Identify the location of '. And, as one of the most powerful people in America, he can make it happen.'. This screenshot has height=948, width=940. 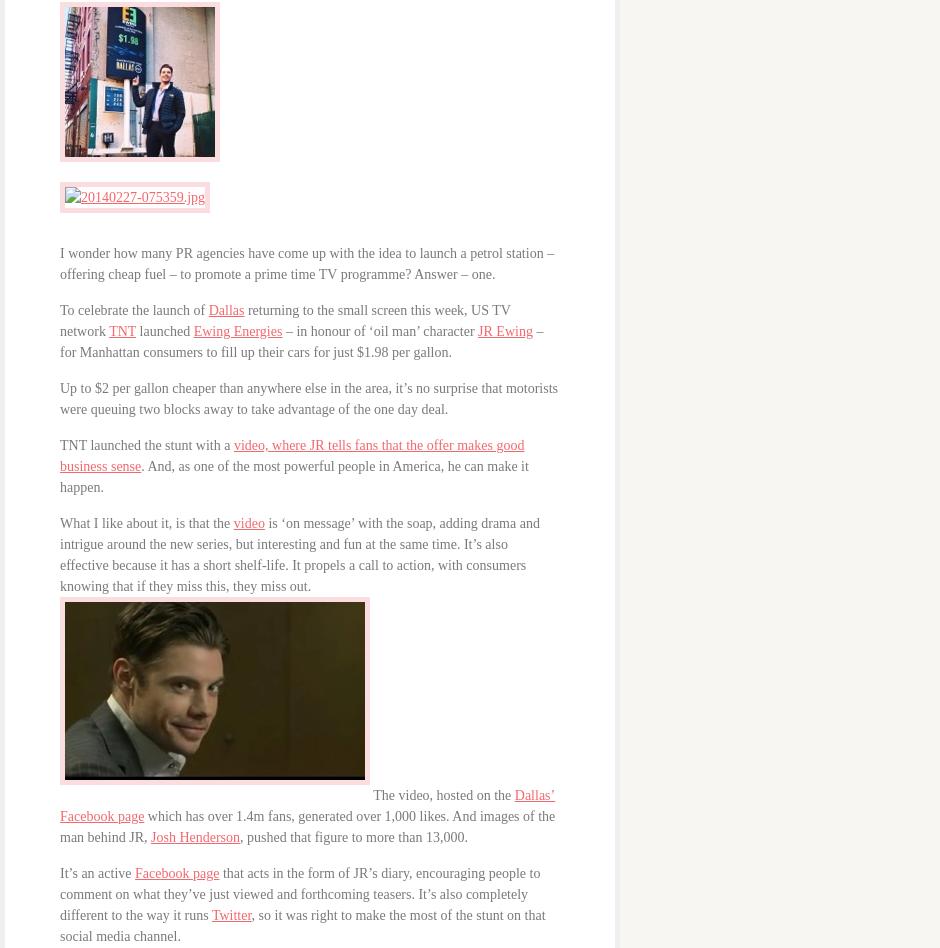
(293, 477).